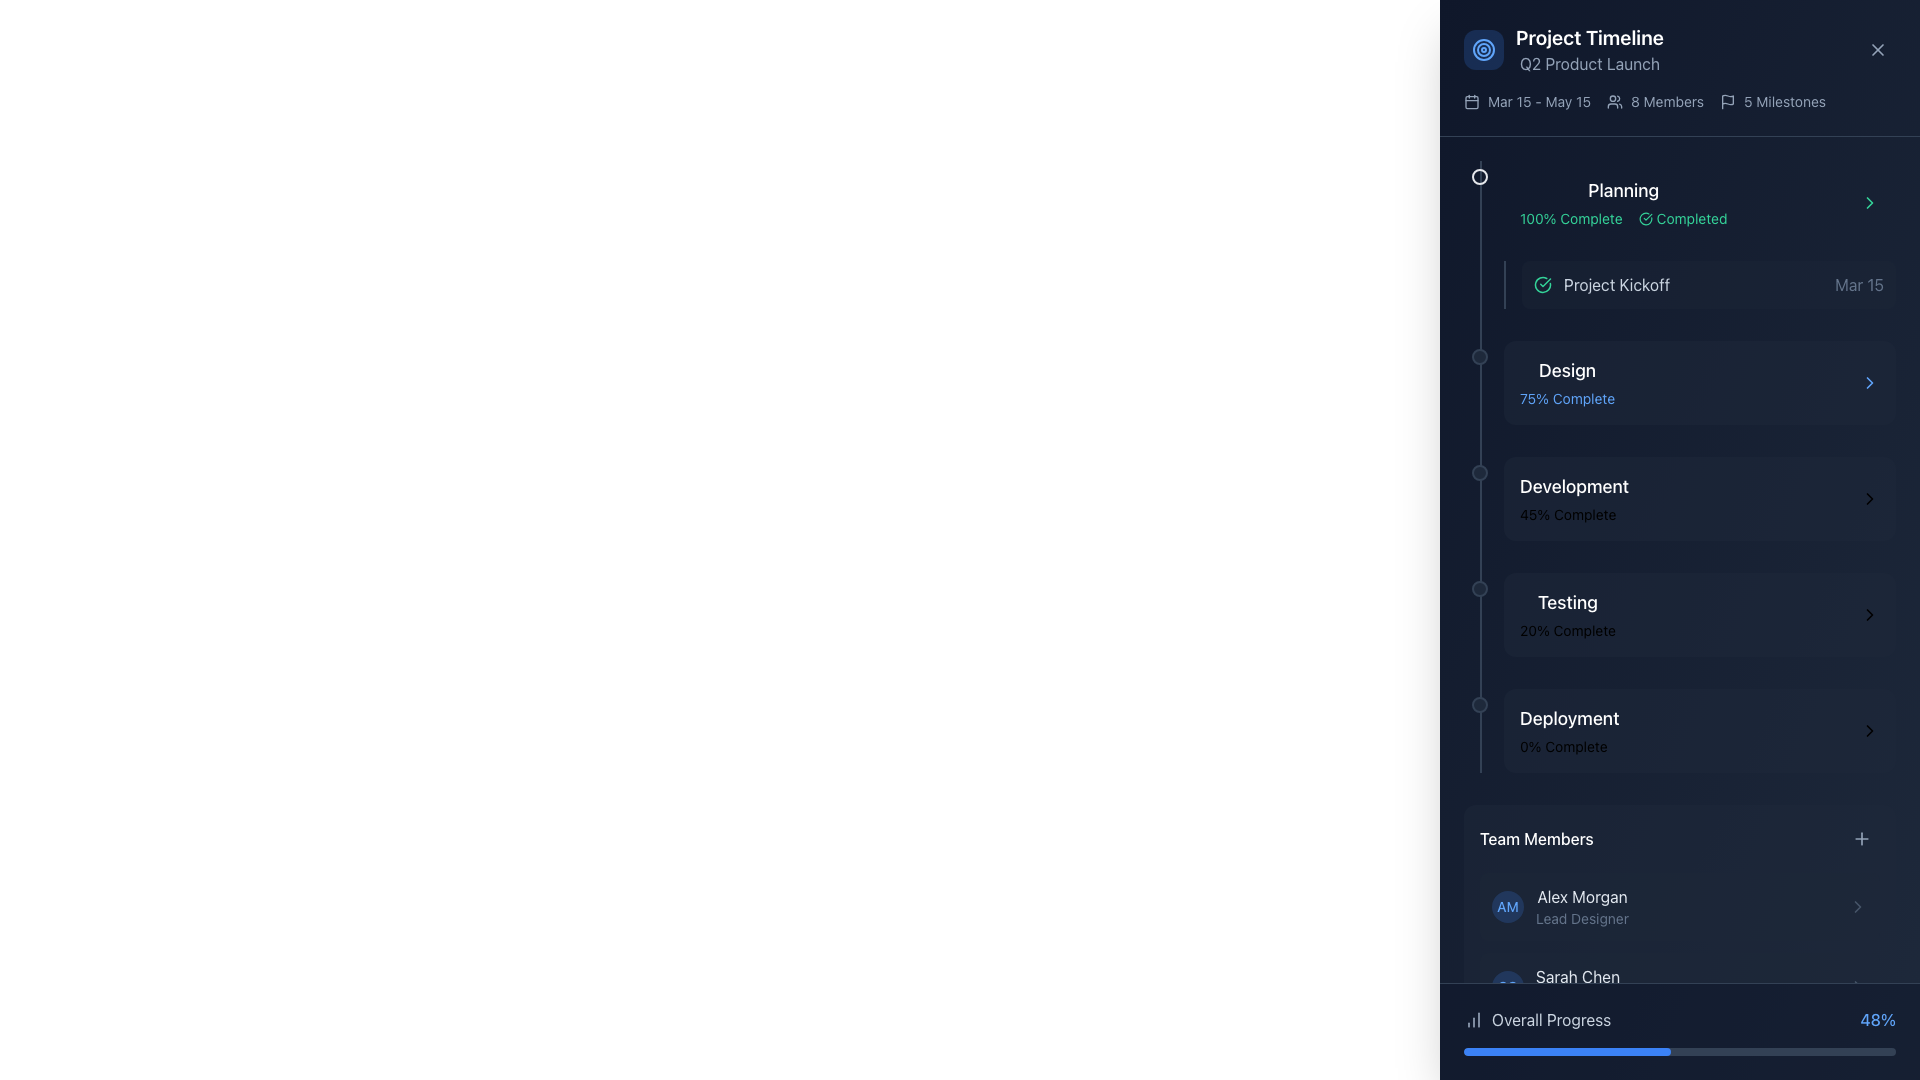  I want to click on contents of the text label that identifies a specific milestone or task in the project timeline interface, located above the '75% Complete' text element, so click(1566, 370).